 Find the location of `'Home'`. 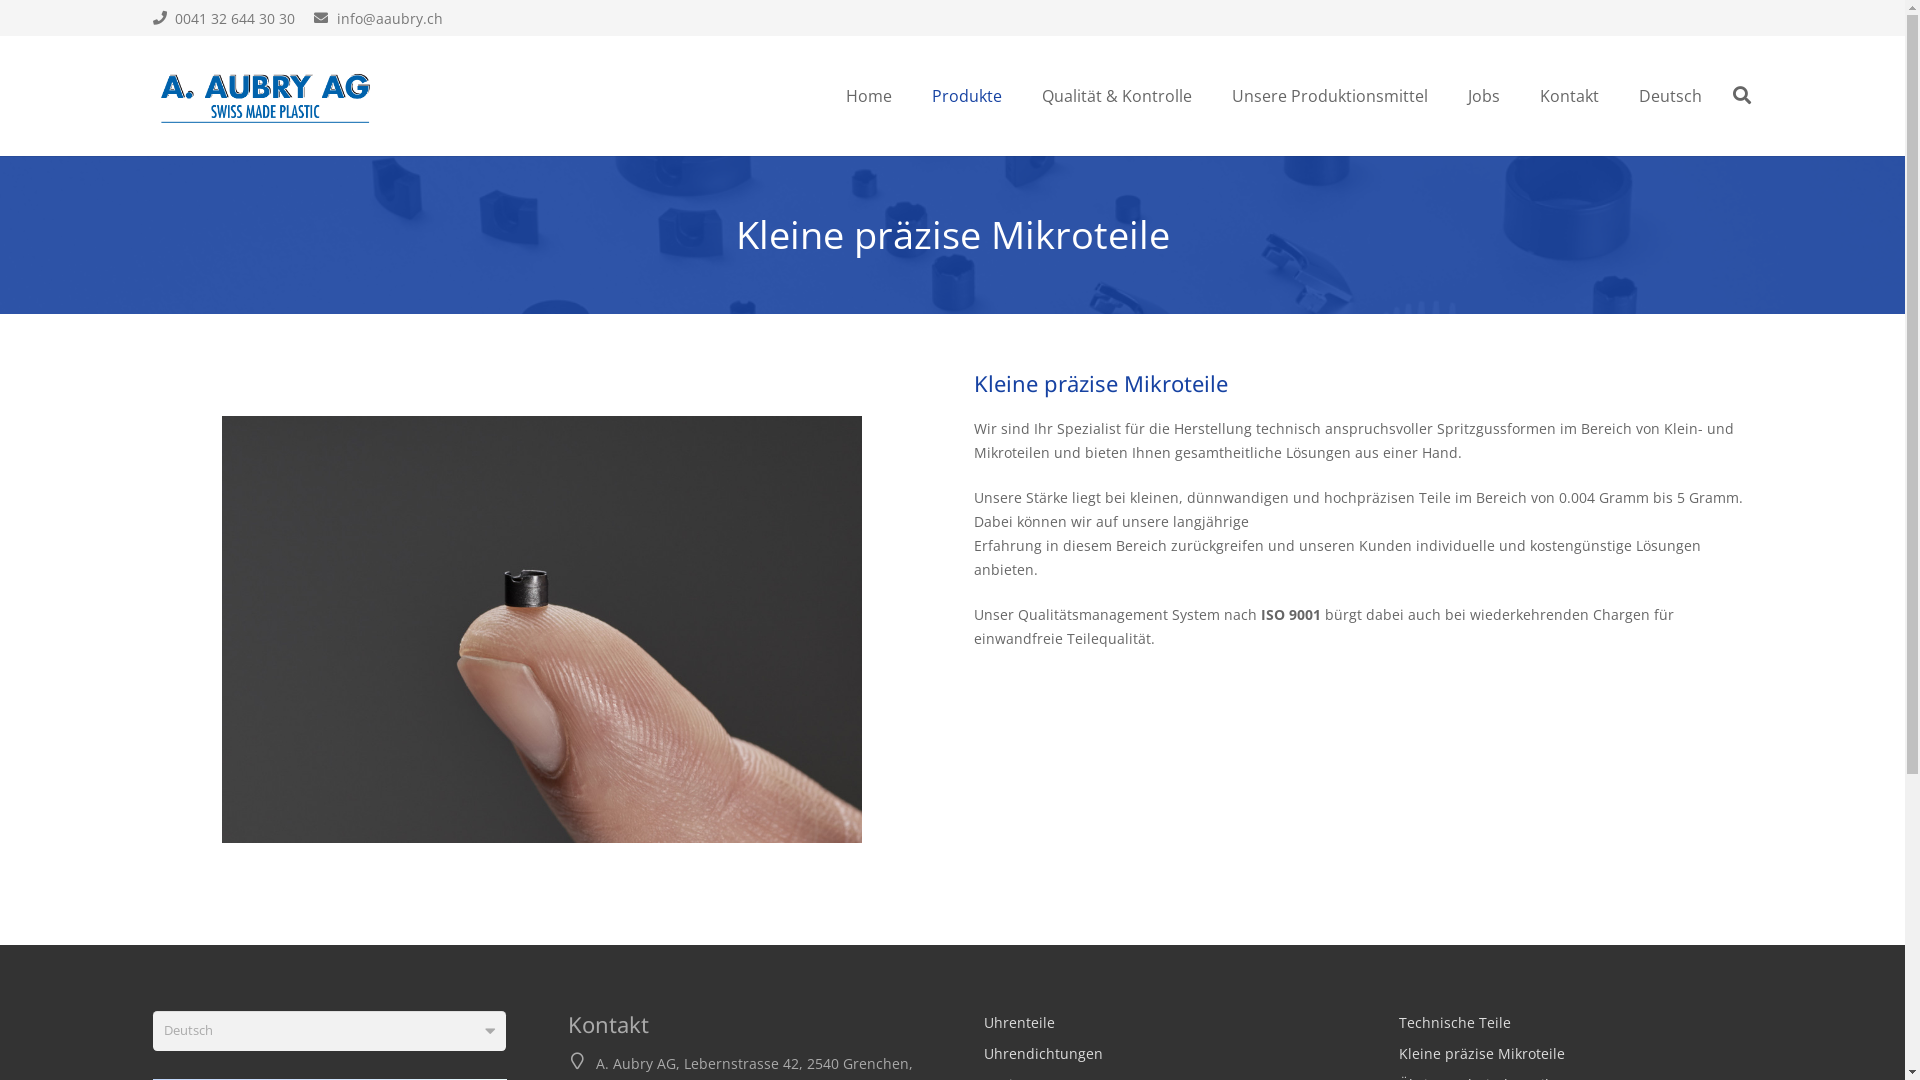

'Home' is located at coordinates (868, 96).